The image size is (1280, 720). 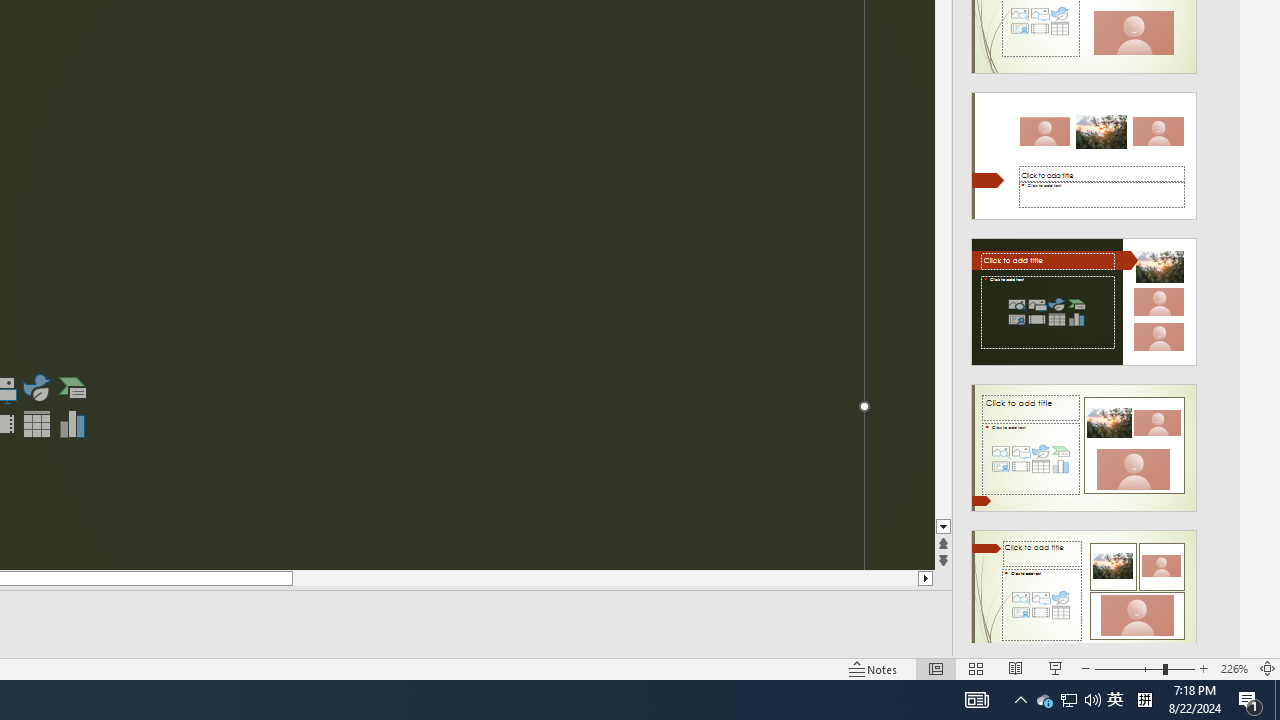 I want to click on 'Insert Table', so click(x=36, y=423).